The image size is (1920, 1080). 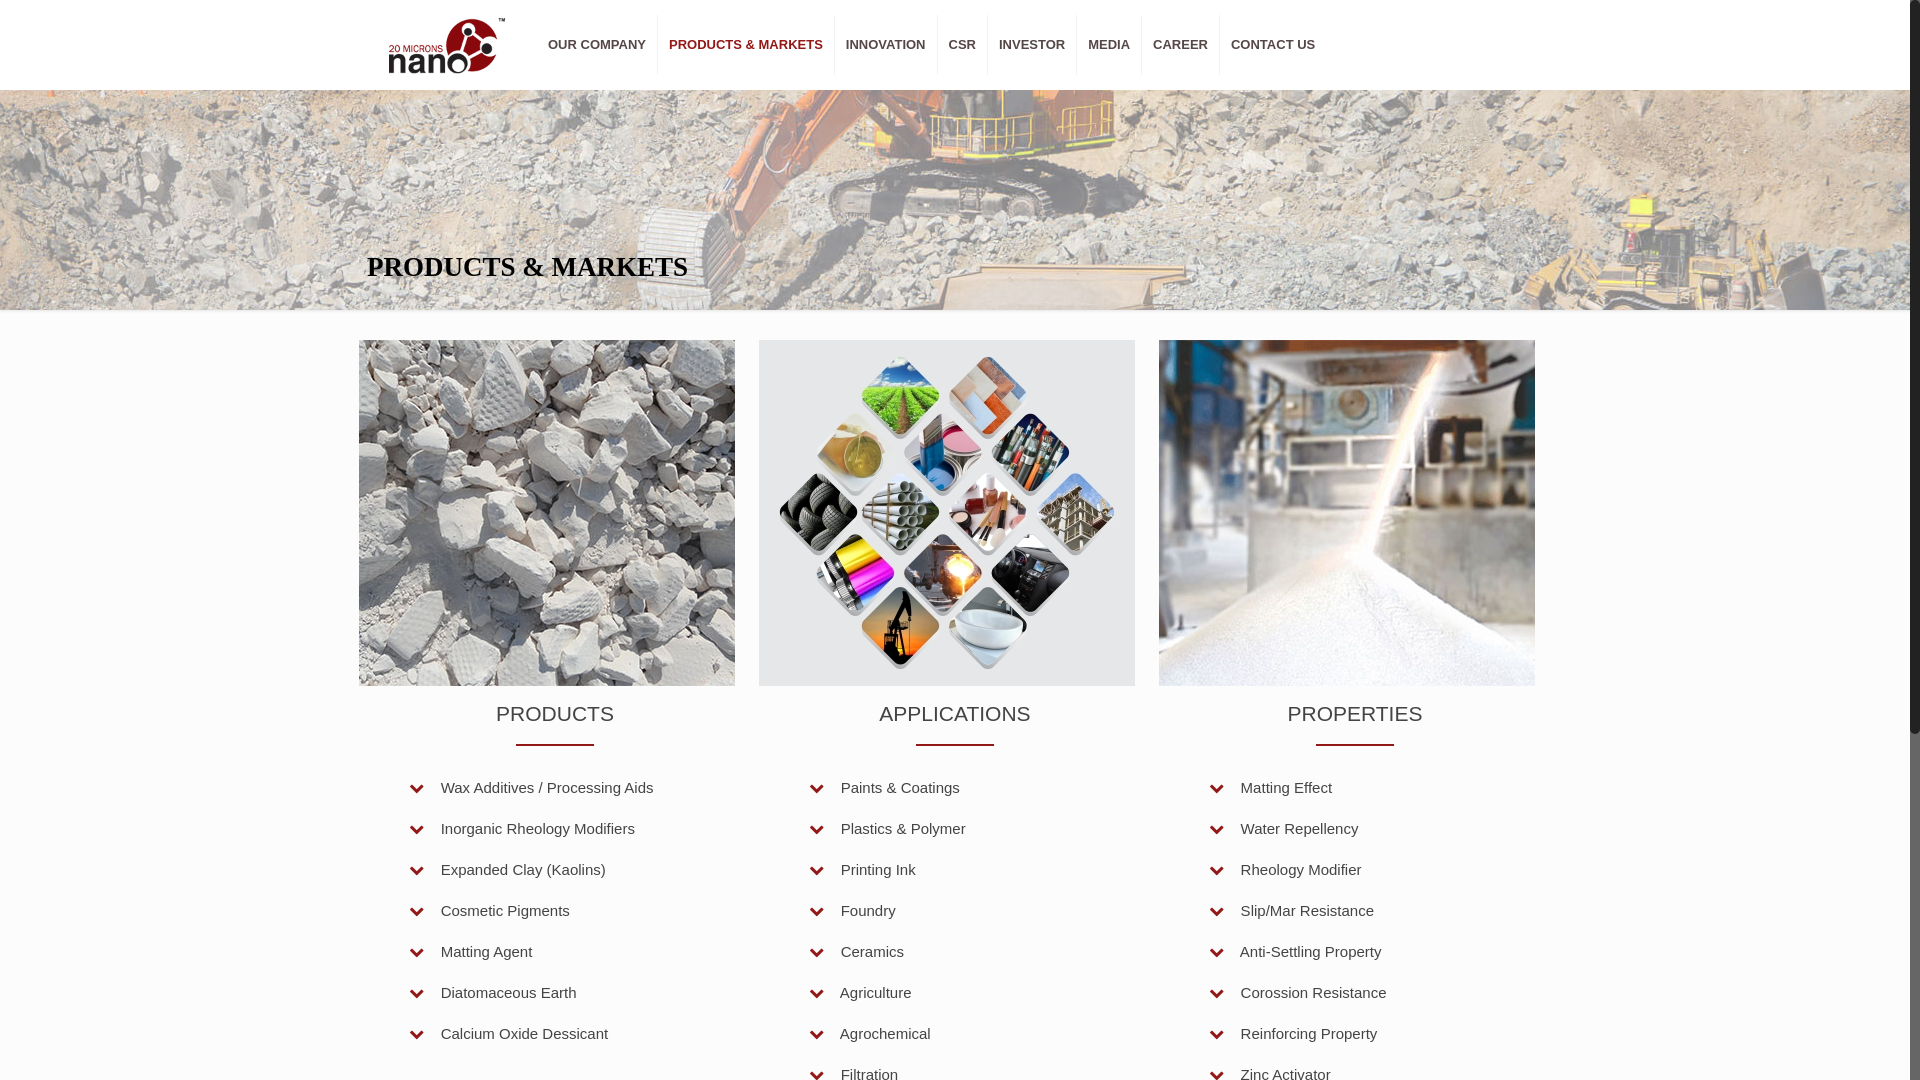 I want to click on 'PRODUCTS & MARKETS', so click(x=657, y=45).